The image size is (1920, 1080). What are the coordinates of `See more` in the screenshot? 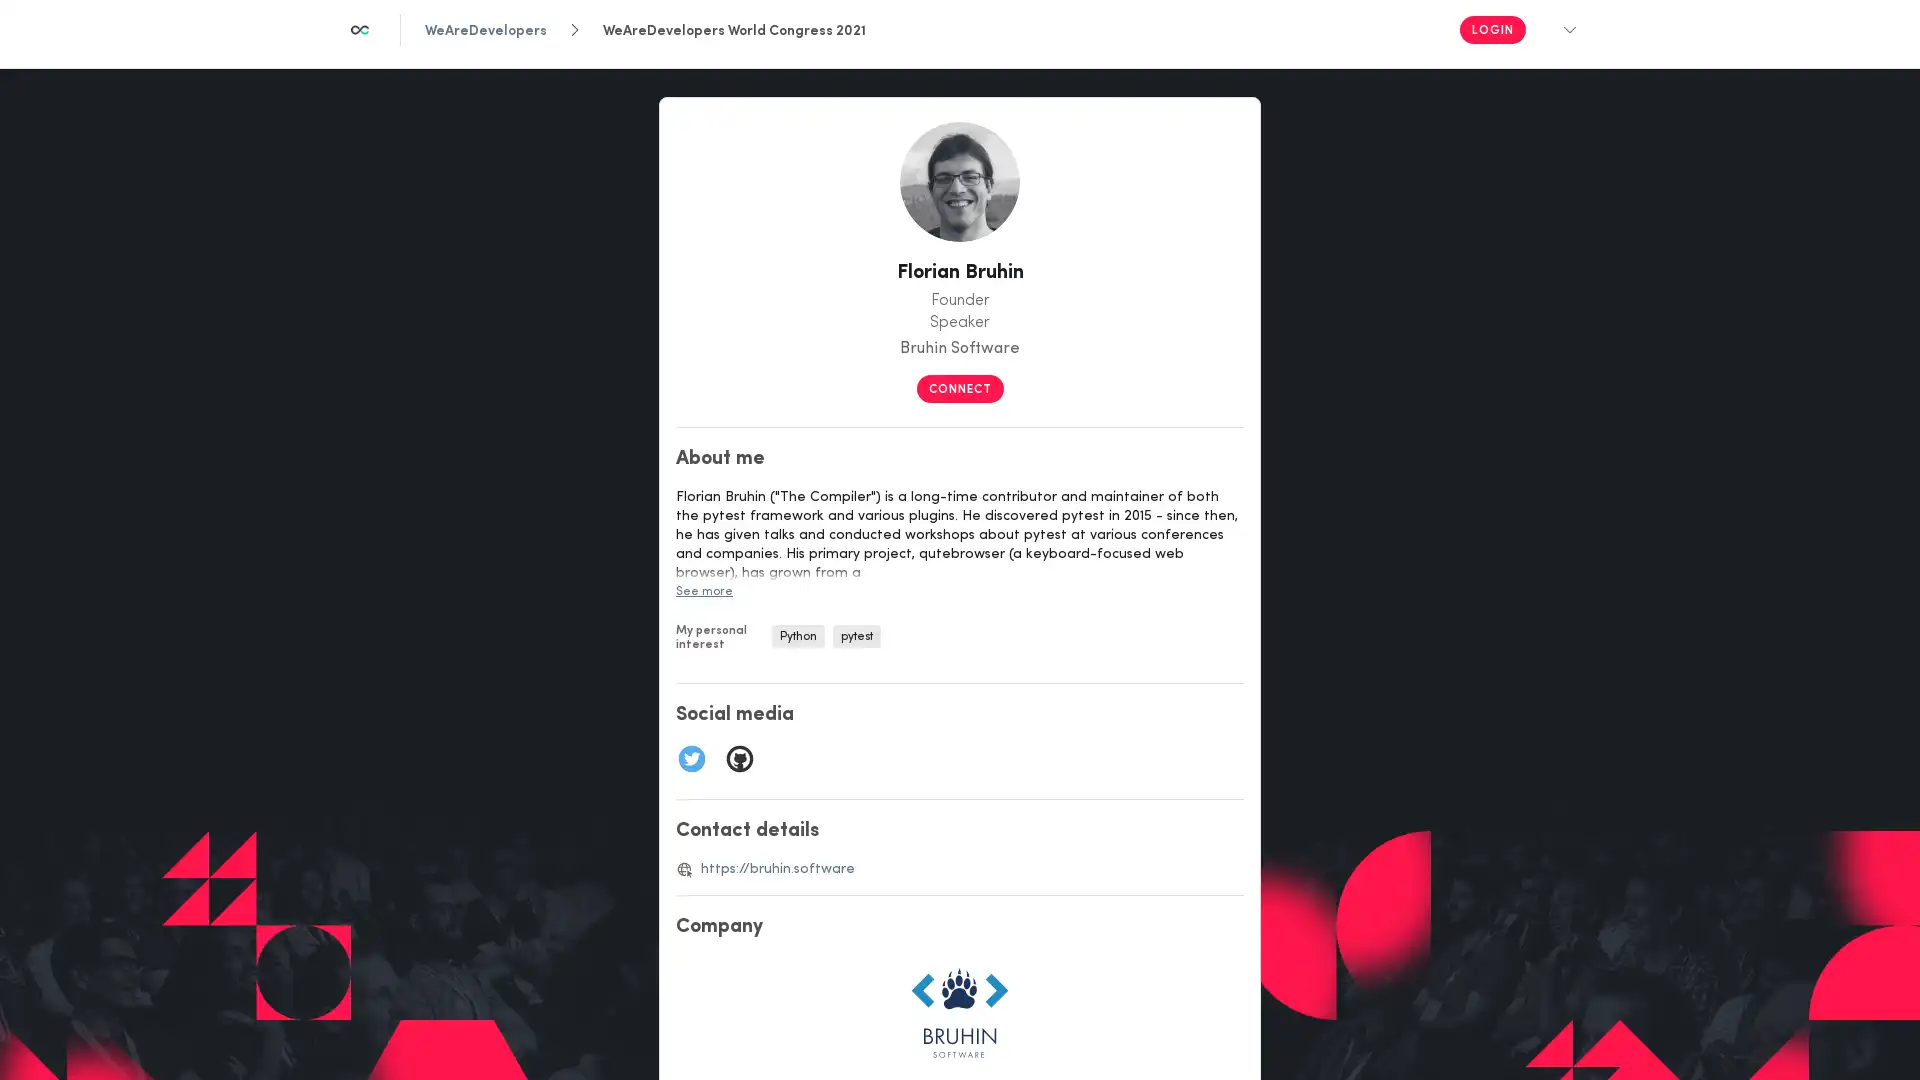 It's located at (704, 626).